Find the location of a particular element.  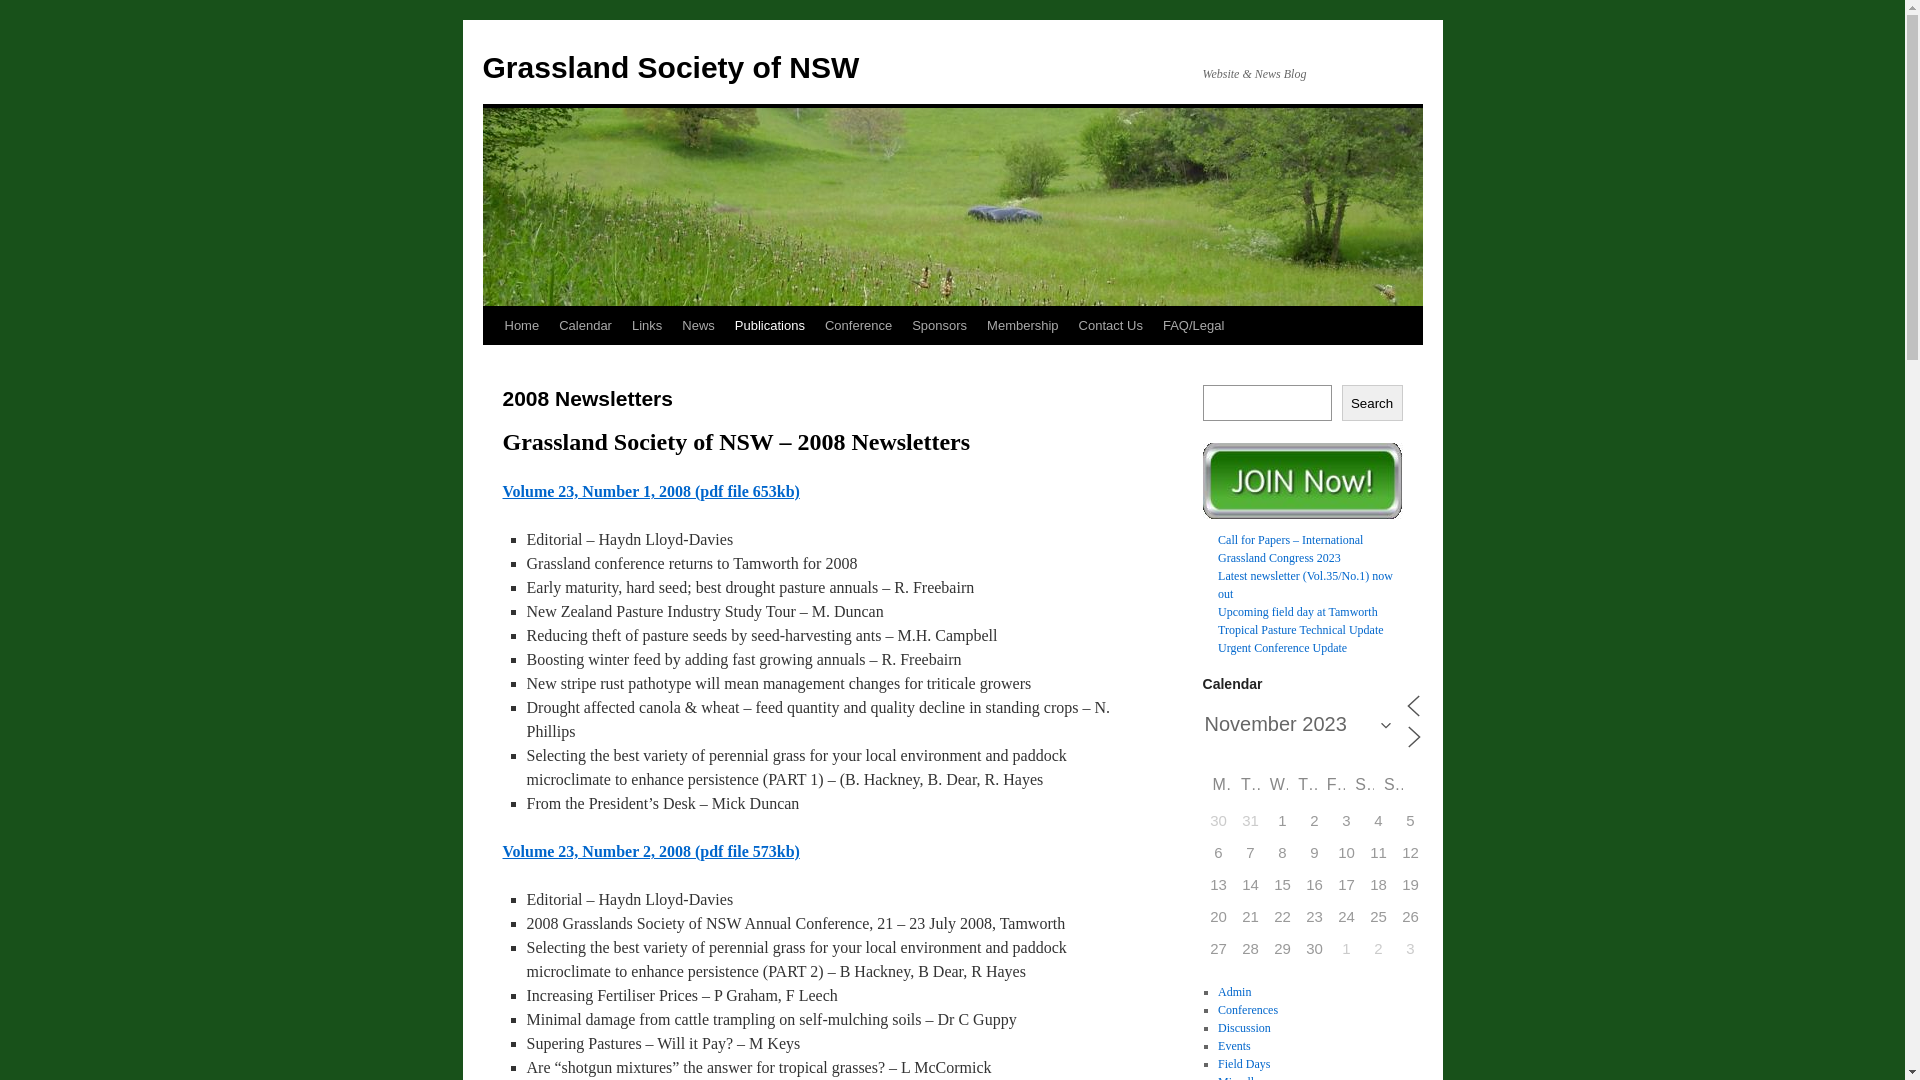

'Tropical Pasture Technical Update' is located at coordinates (1300, 628).